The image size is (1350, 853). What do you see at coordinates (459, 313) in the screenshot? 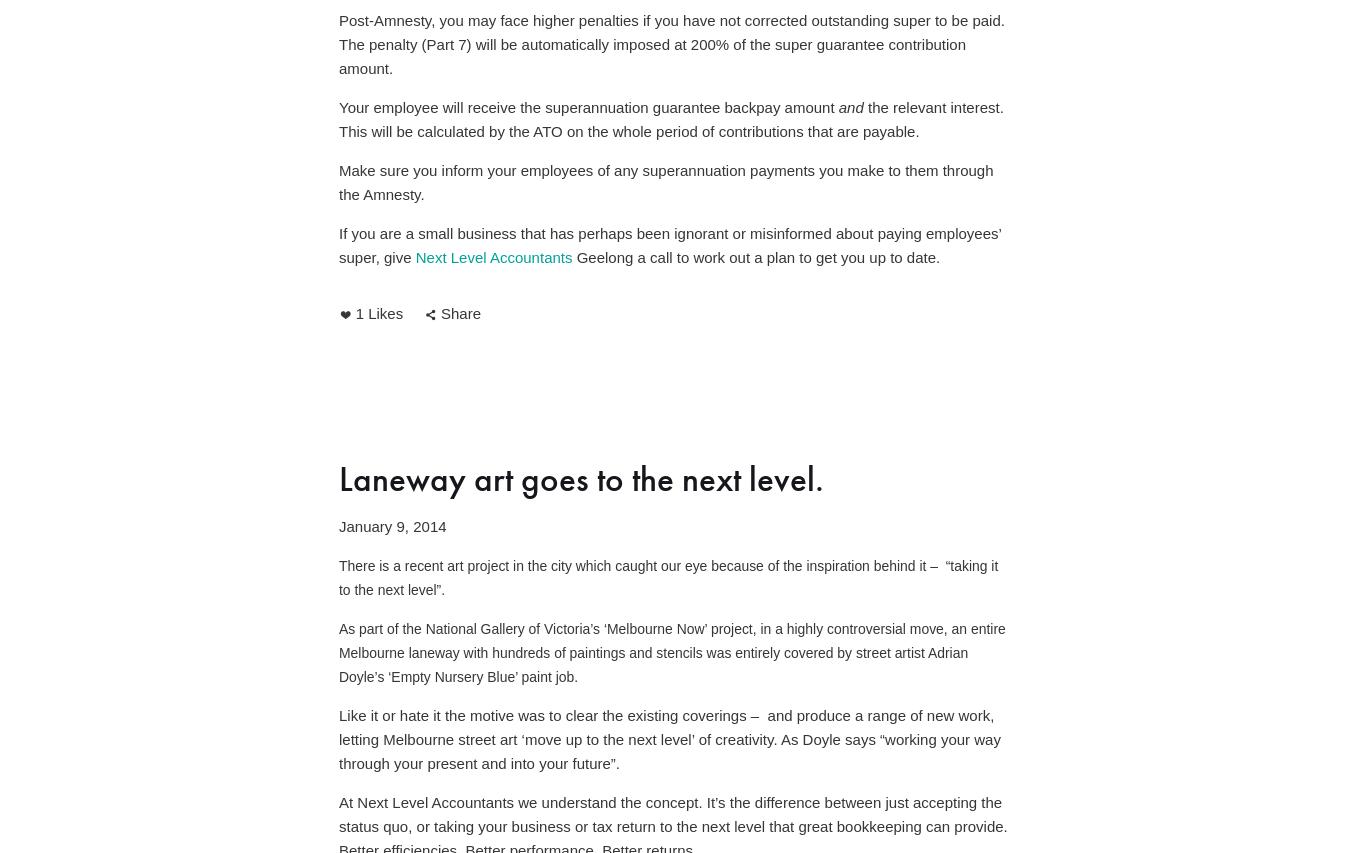
I see `'Share'` at bounding box center [459, 313].